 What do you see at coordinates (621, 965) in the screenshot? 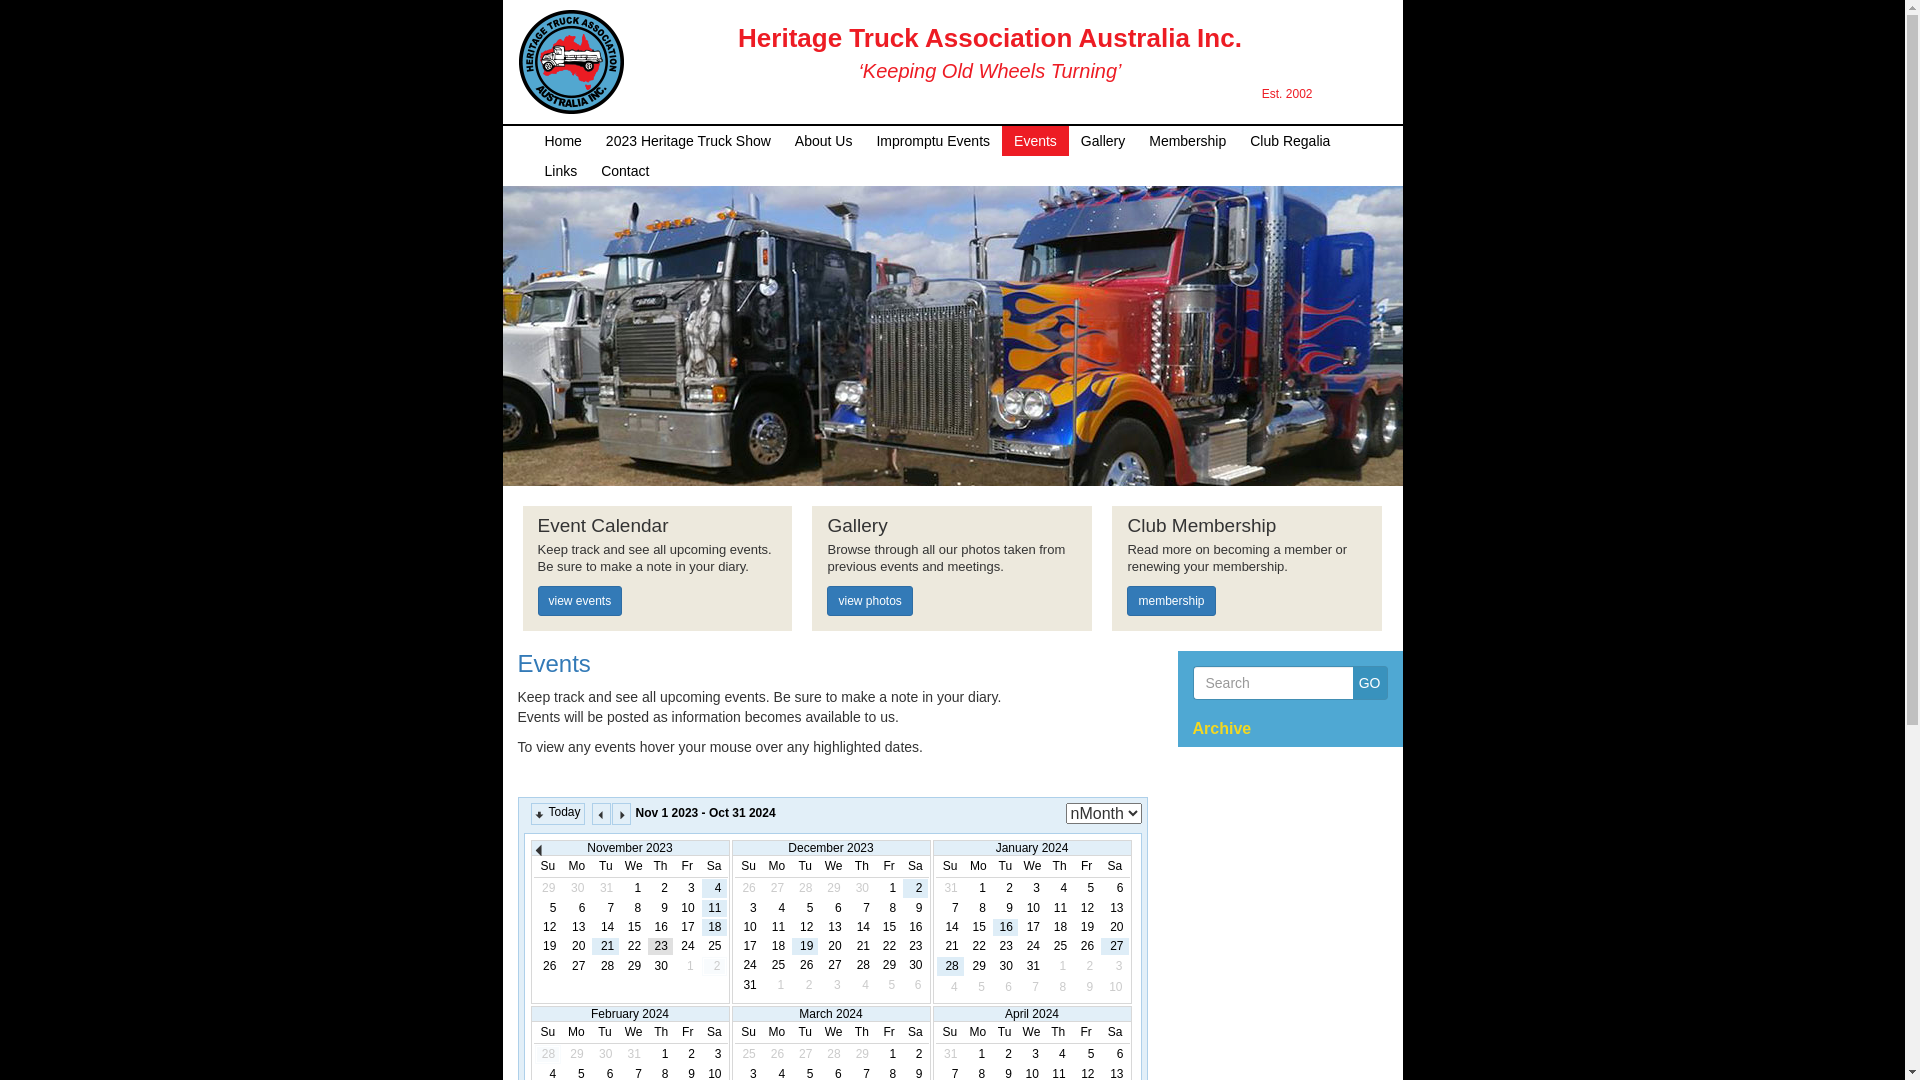
I see `'29'` at bounding box center [621, 965].